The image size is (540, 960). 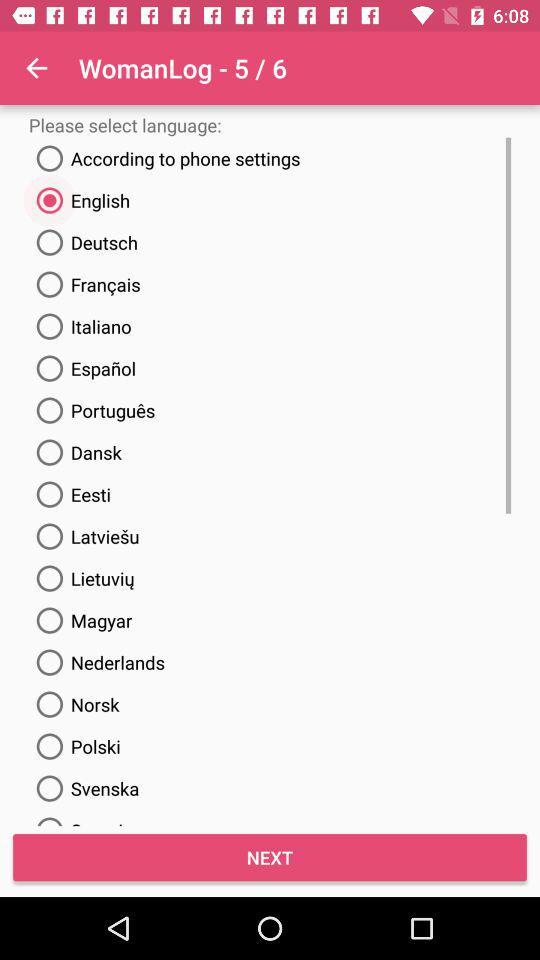 What do you see at coordinates (82, 241) in the screenshot?
I see `the option deutsch on the web page` at bounding box center [82, 241].